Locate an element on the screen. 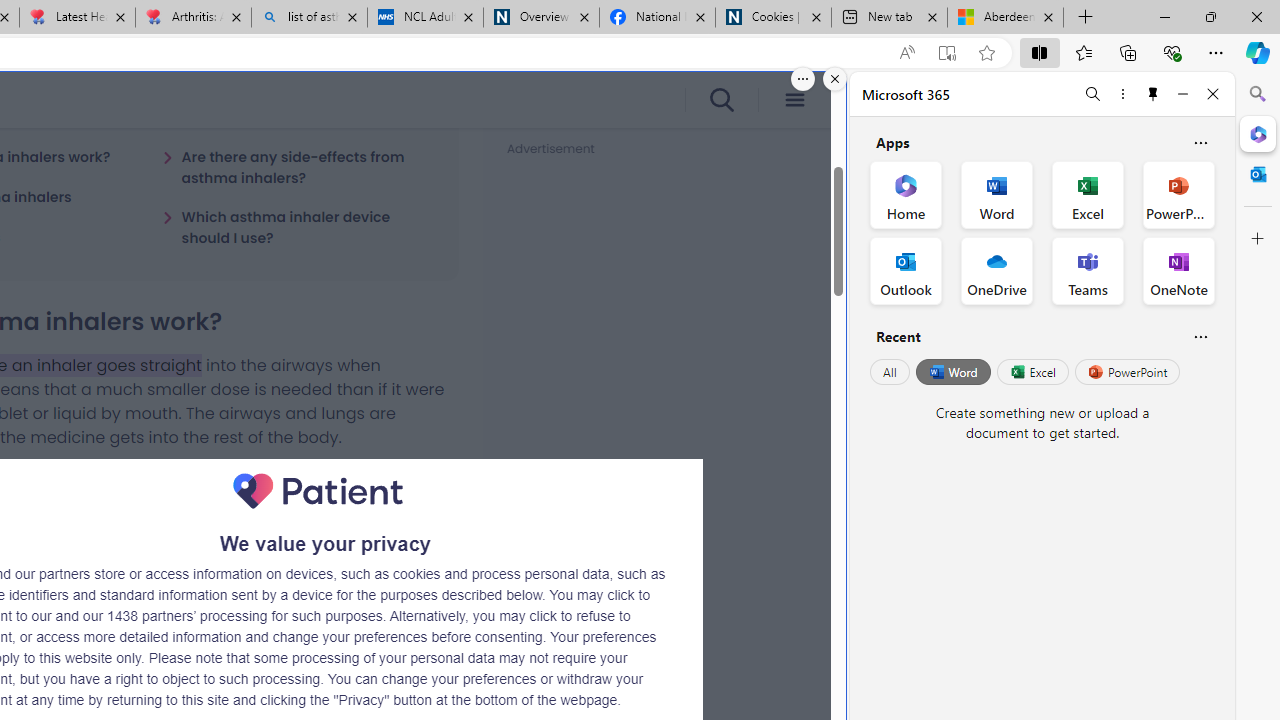  'PowerPoint' is located at coordinates (1127, 372).